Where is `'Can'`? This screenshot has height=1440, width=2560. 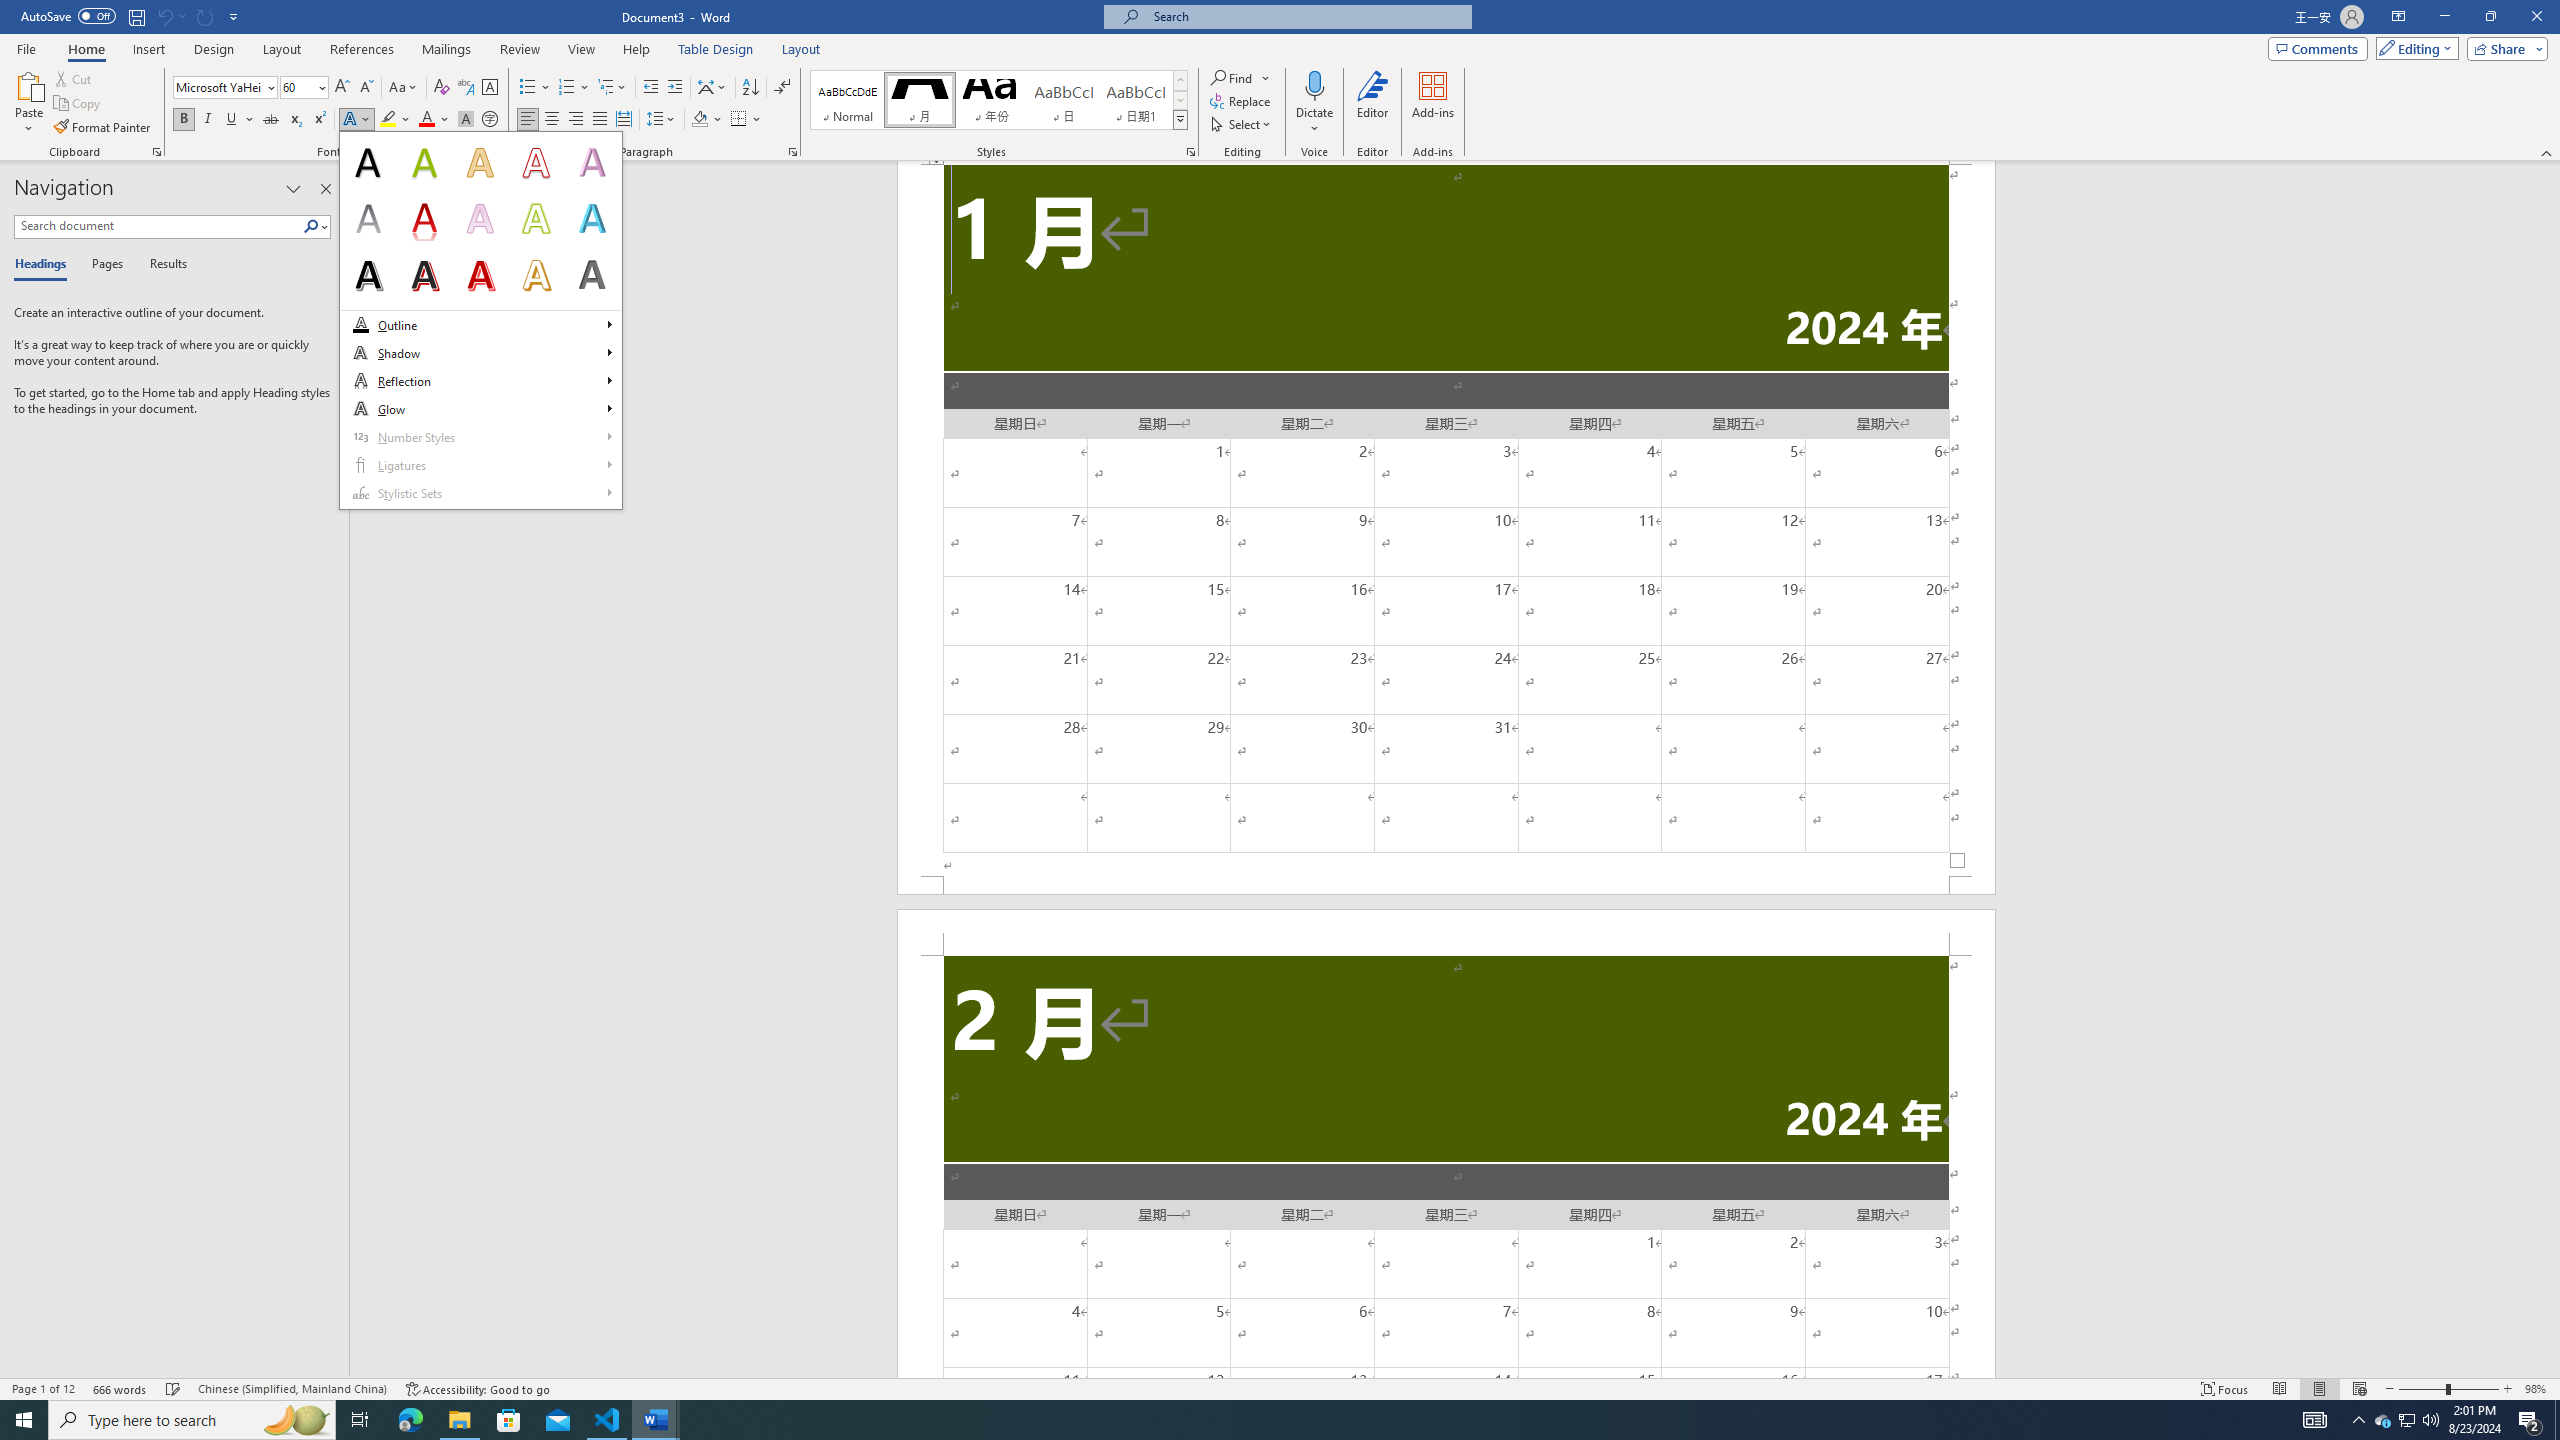
'Can' is located at coordinates (205, 15).